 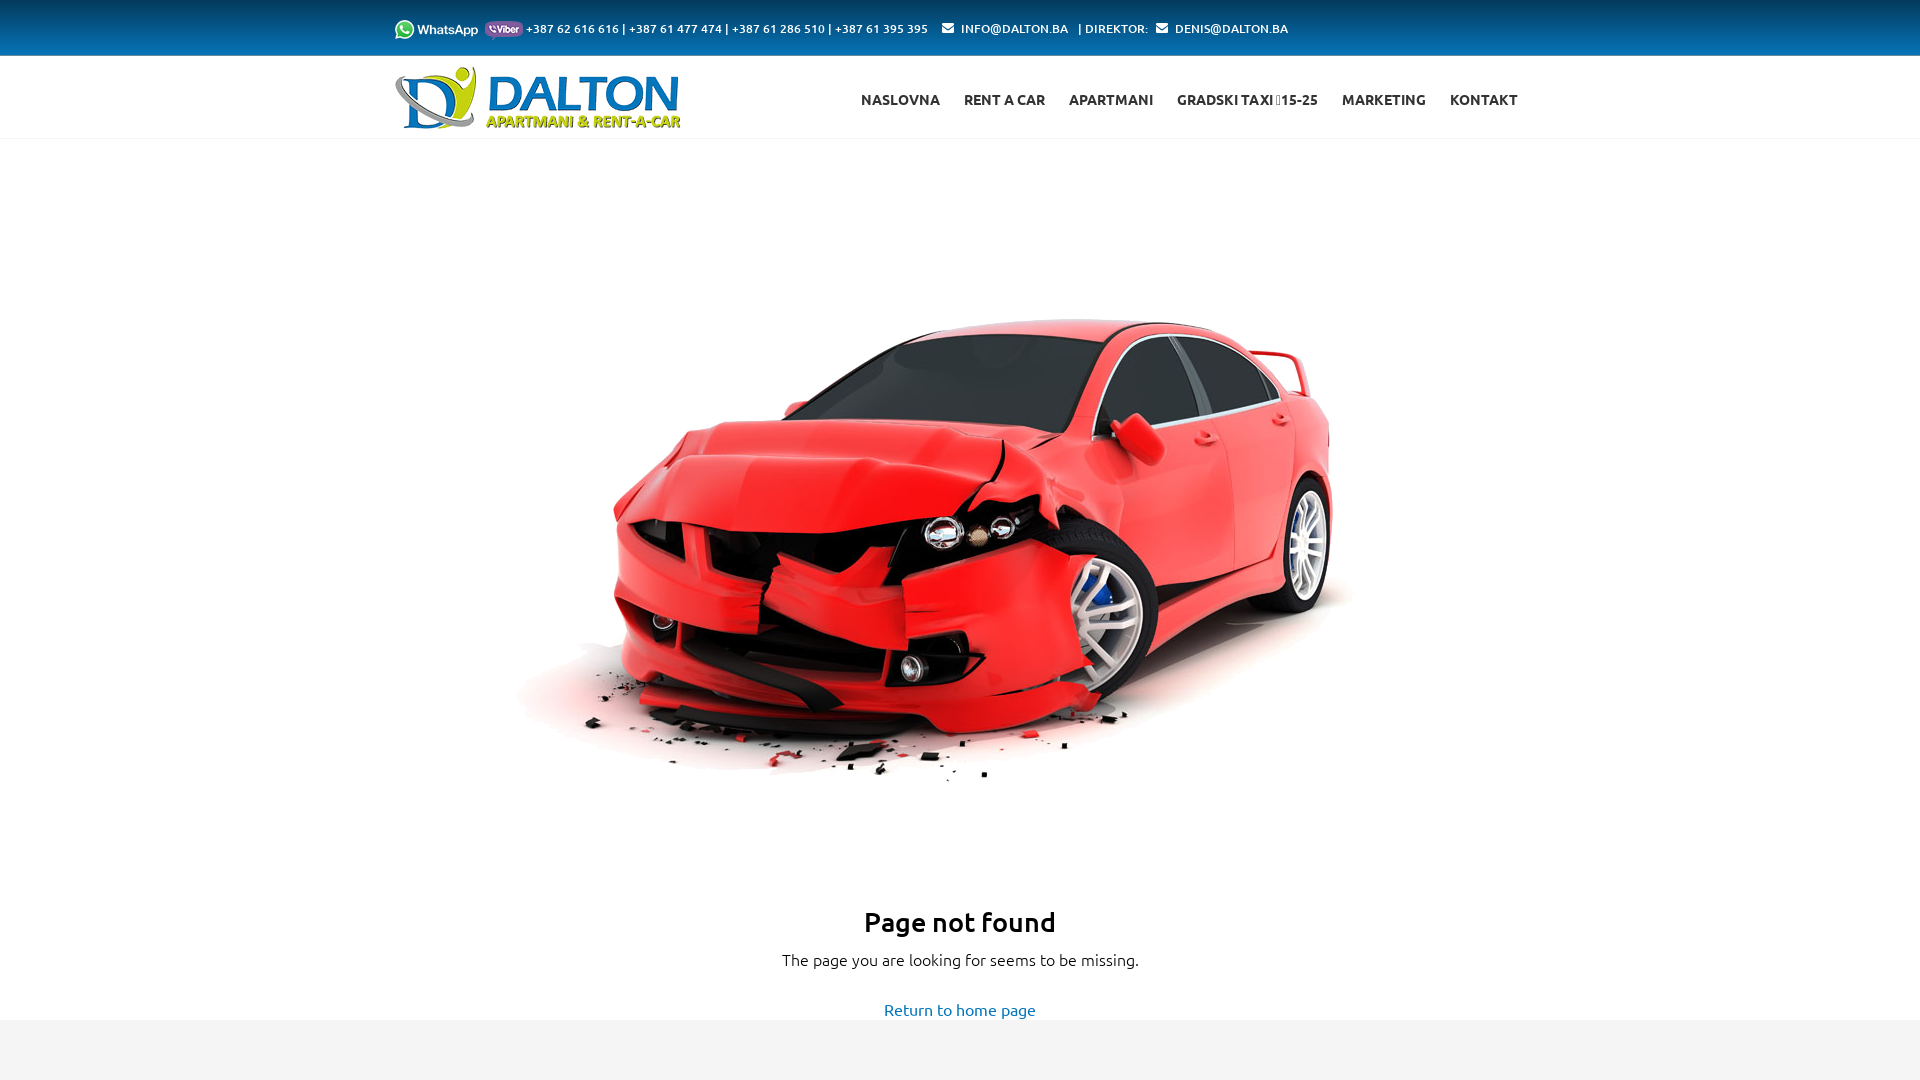 What do you see at coordinates (1230, 28) in the screenshot?
I see `'DENIS@DALTON.BA'` at bounding box center [1230, 28].